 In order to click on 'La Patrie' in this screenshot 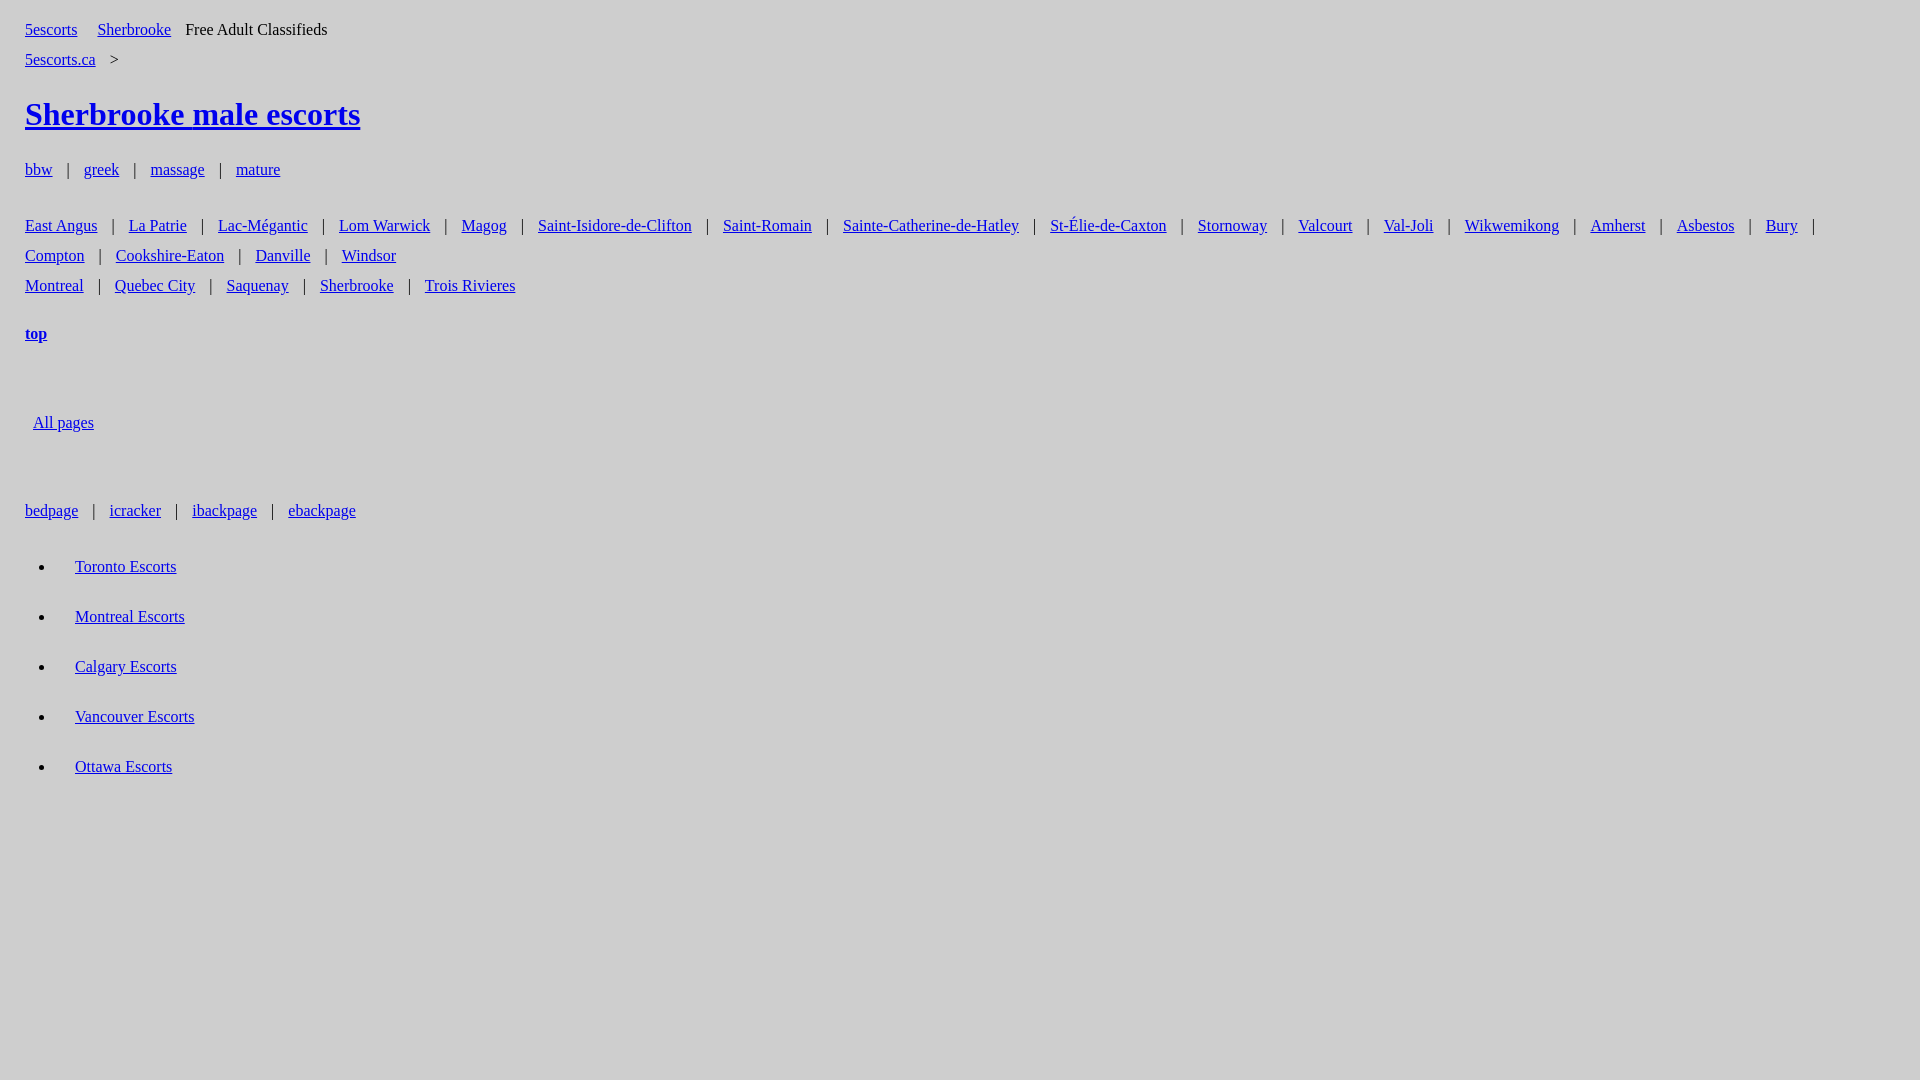, I will do `click(157, 225)`.